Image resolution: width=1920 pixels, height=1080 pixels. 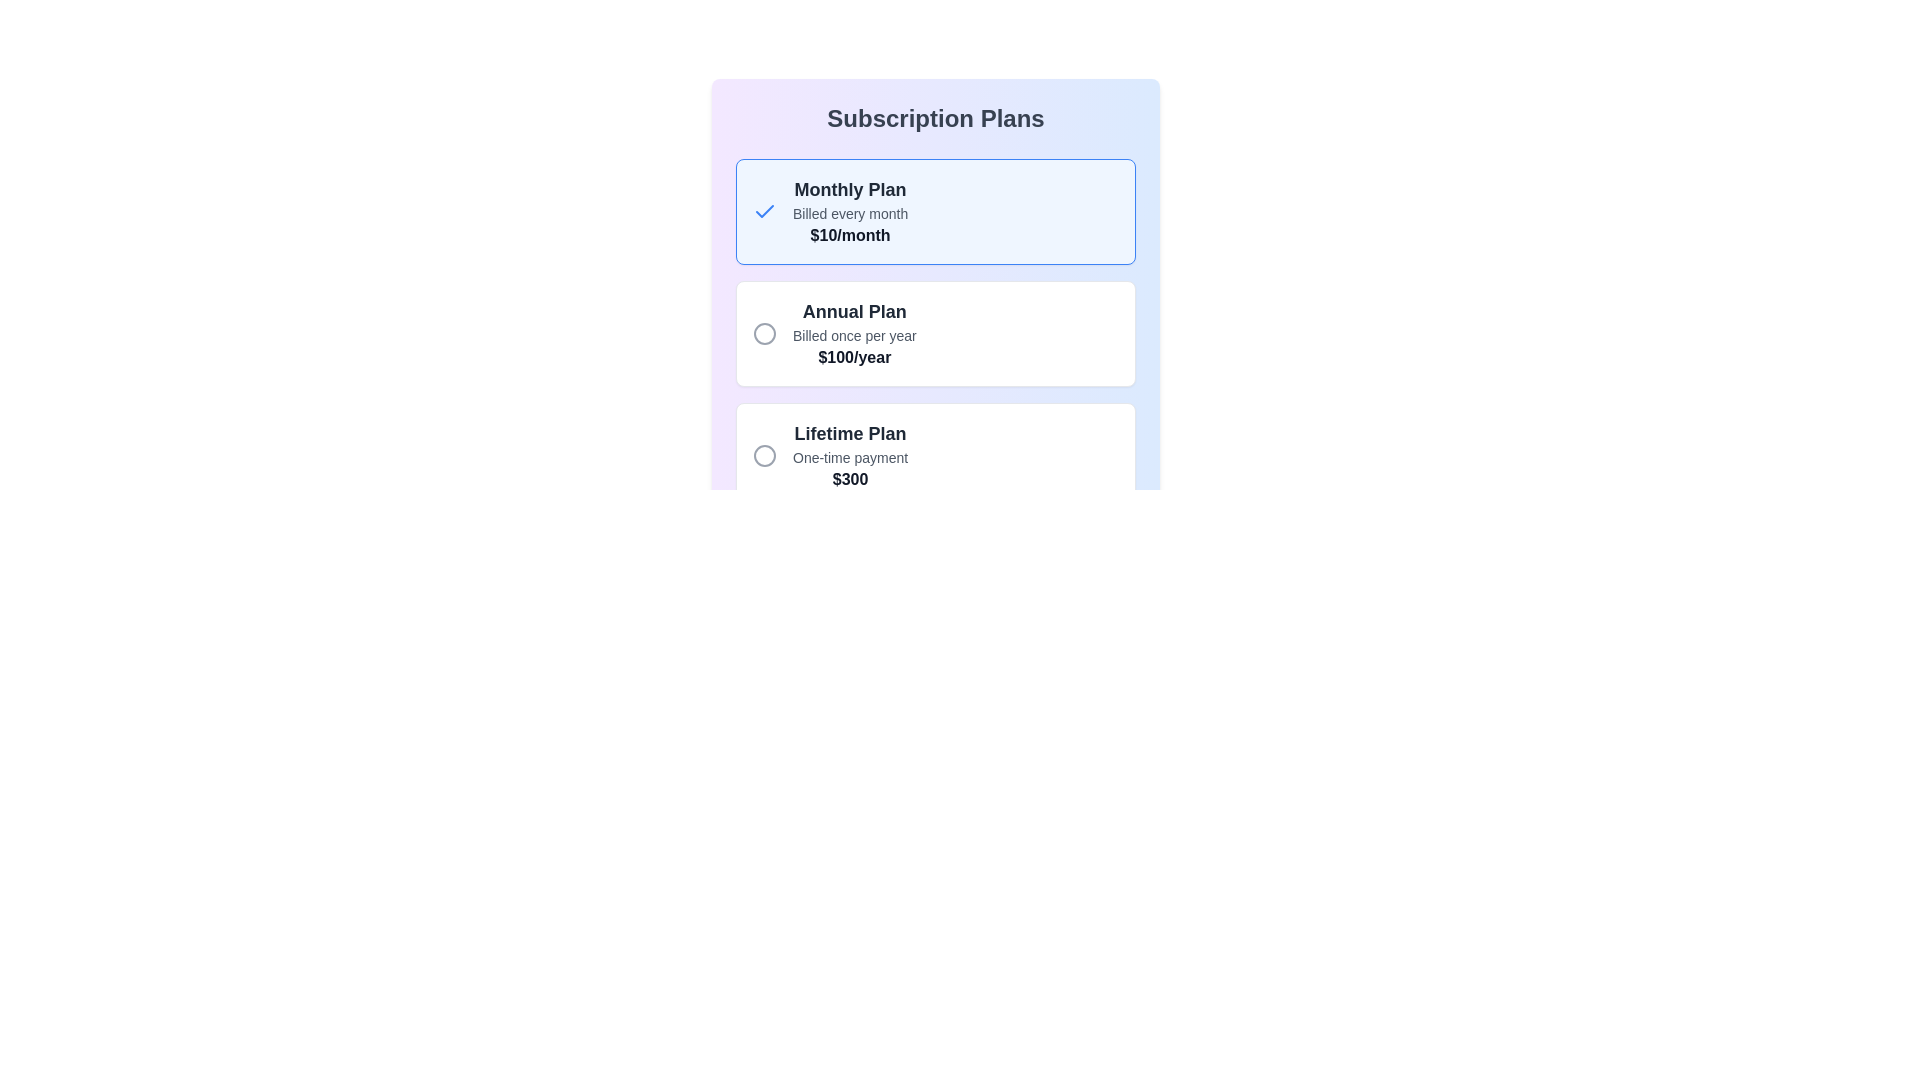 What do you see at coordinates (850, 458) in the screenshot?
I see `the static text label that describes the payment model for the 'Lifetime Plan', located below the plan title and above the pricing text` at bounding box center [850, 458].